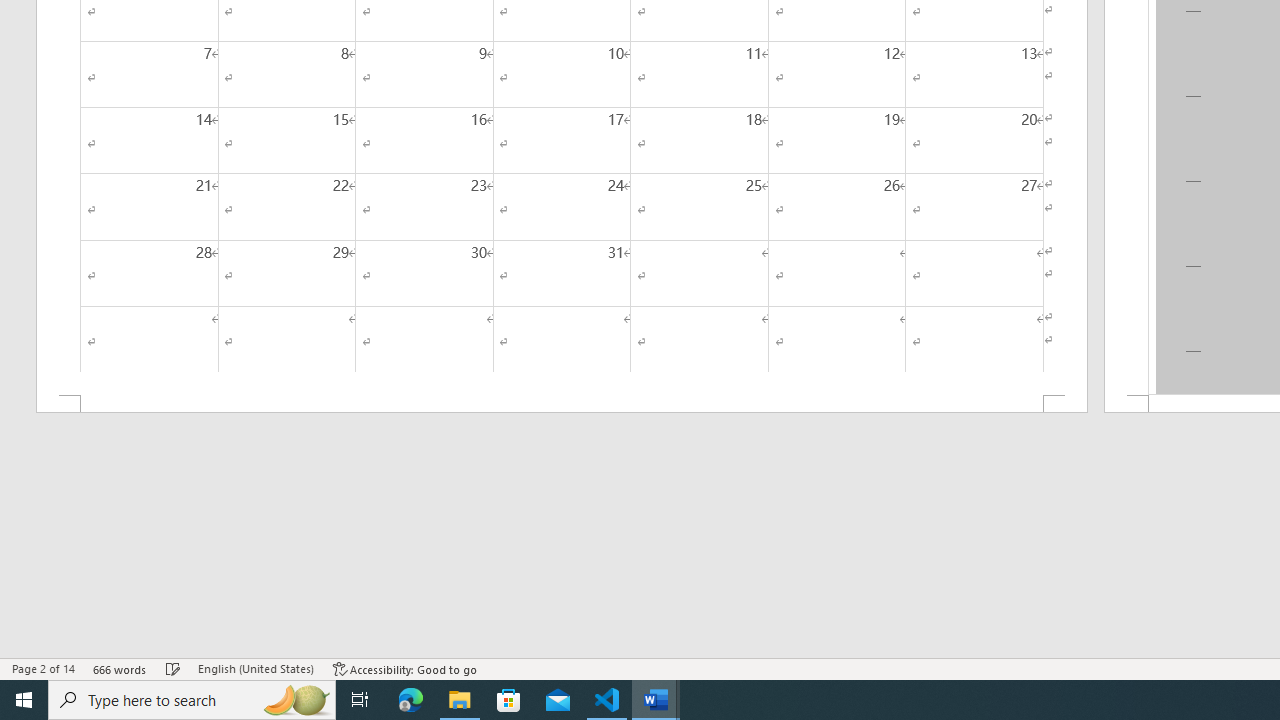  What do you see at coordinates (43, 669) in the screenshot?
I see `'Page Number Page 2 of 14'` at bounding box center [43, 669].